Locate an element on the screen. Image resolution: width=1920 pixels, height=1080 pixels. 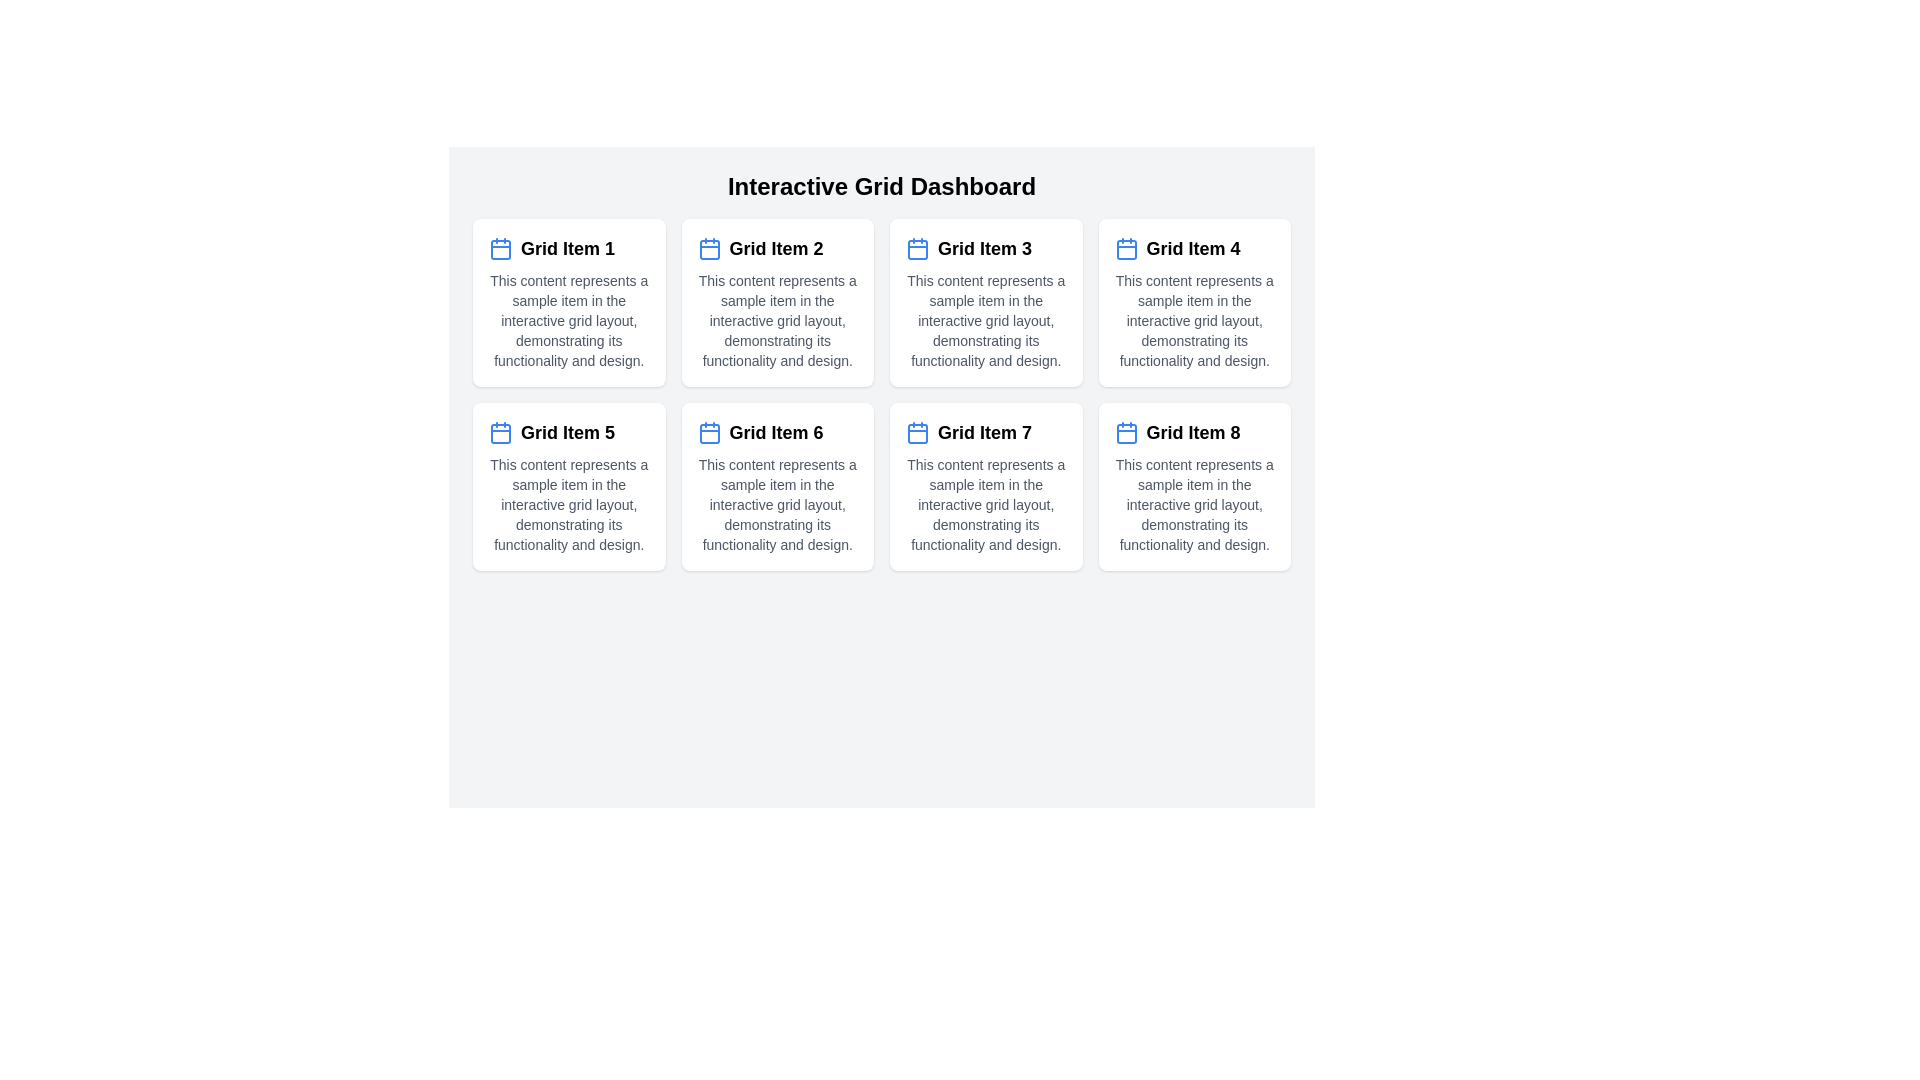
the 'Grid Item 4' text with the blue calendar icon, located in the top-right group of items in a grid layout is located at coordinates (1194, 248).